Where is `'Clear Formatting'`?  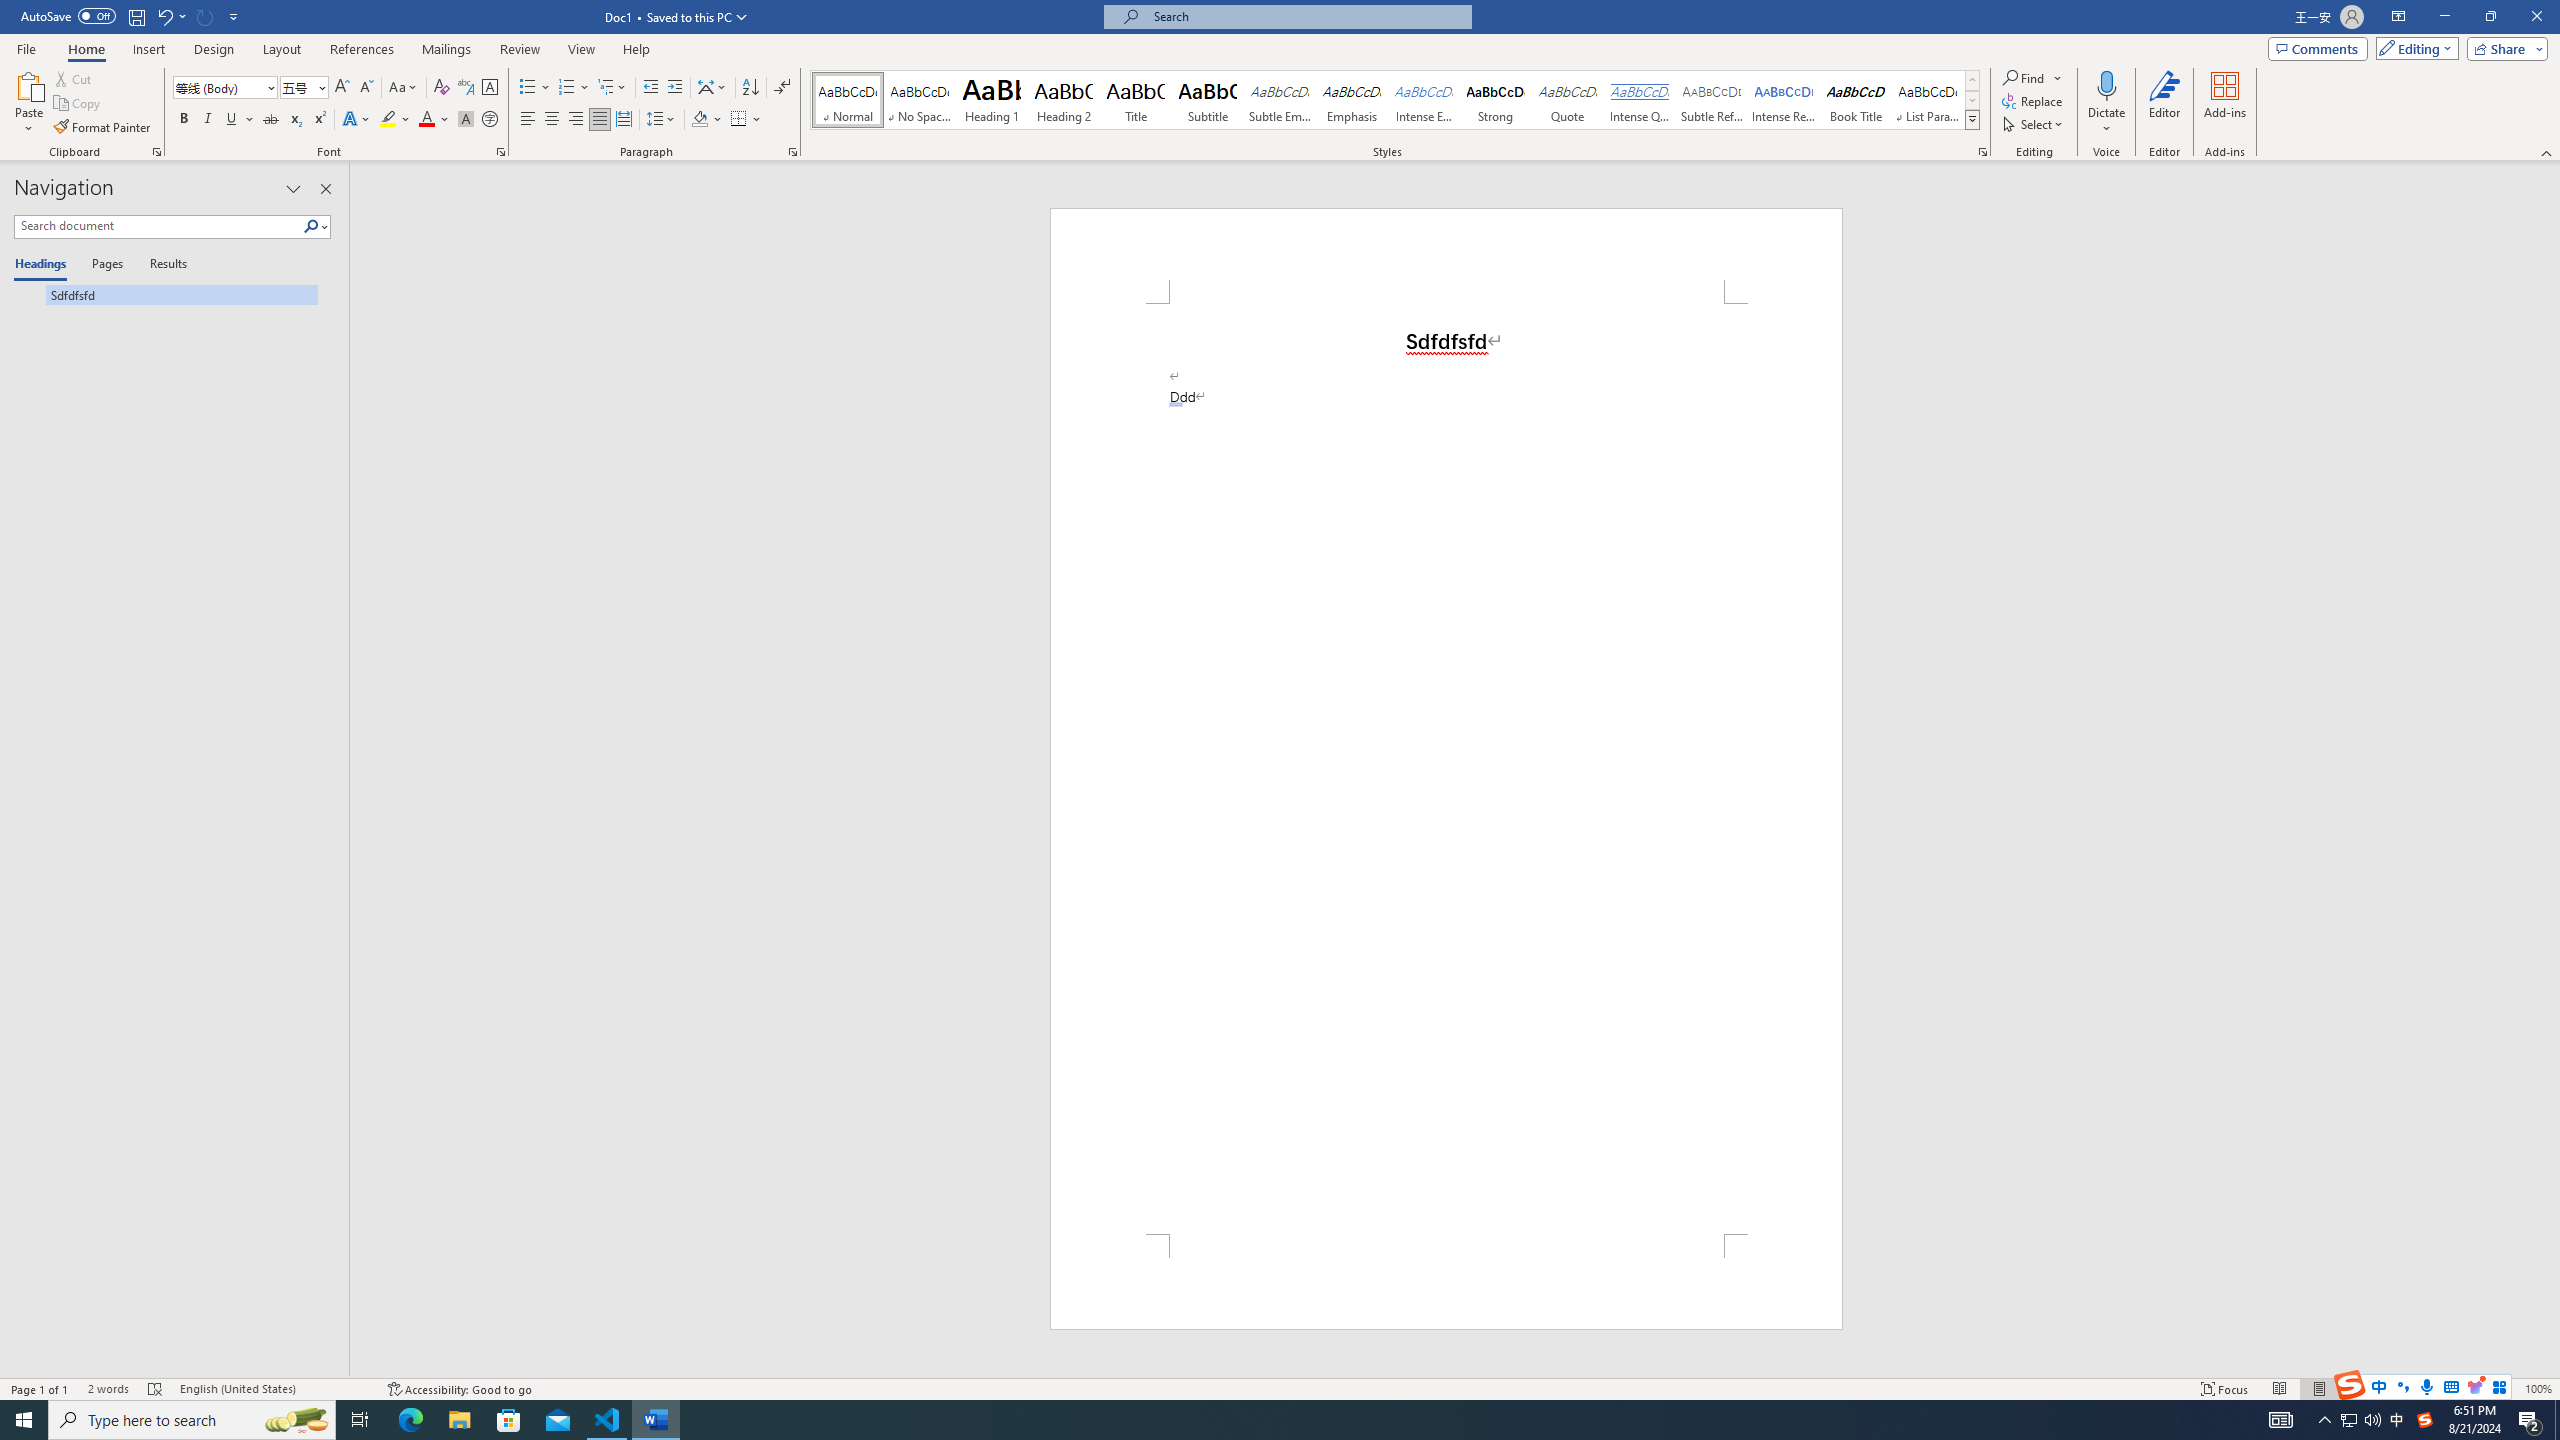
'Clear Formatting' is located at coordinates (440, 87).